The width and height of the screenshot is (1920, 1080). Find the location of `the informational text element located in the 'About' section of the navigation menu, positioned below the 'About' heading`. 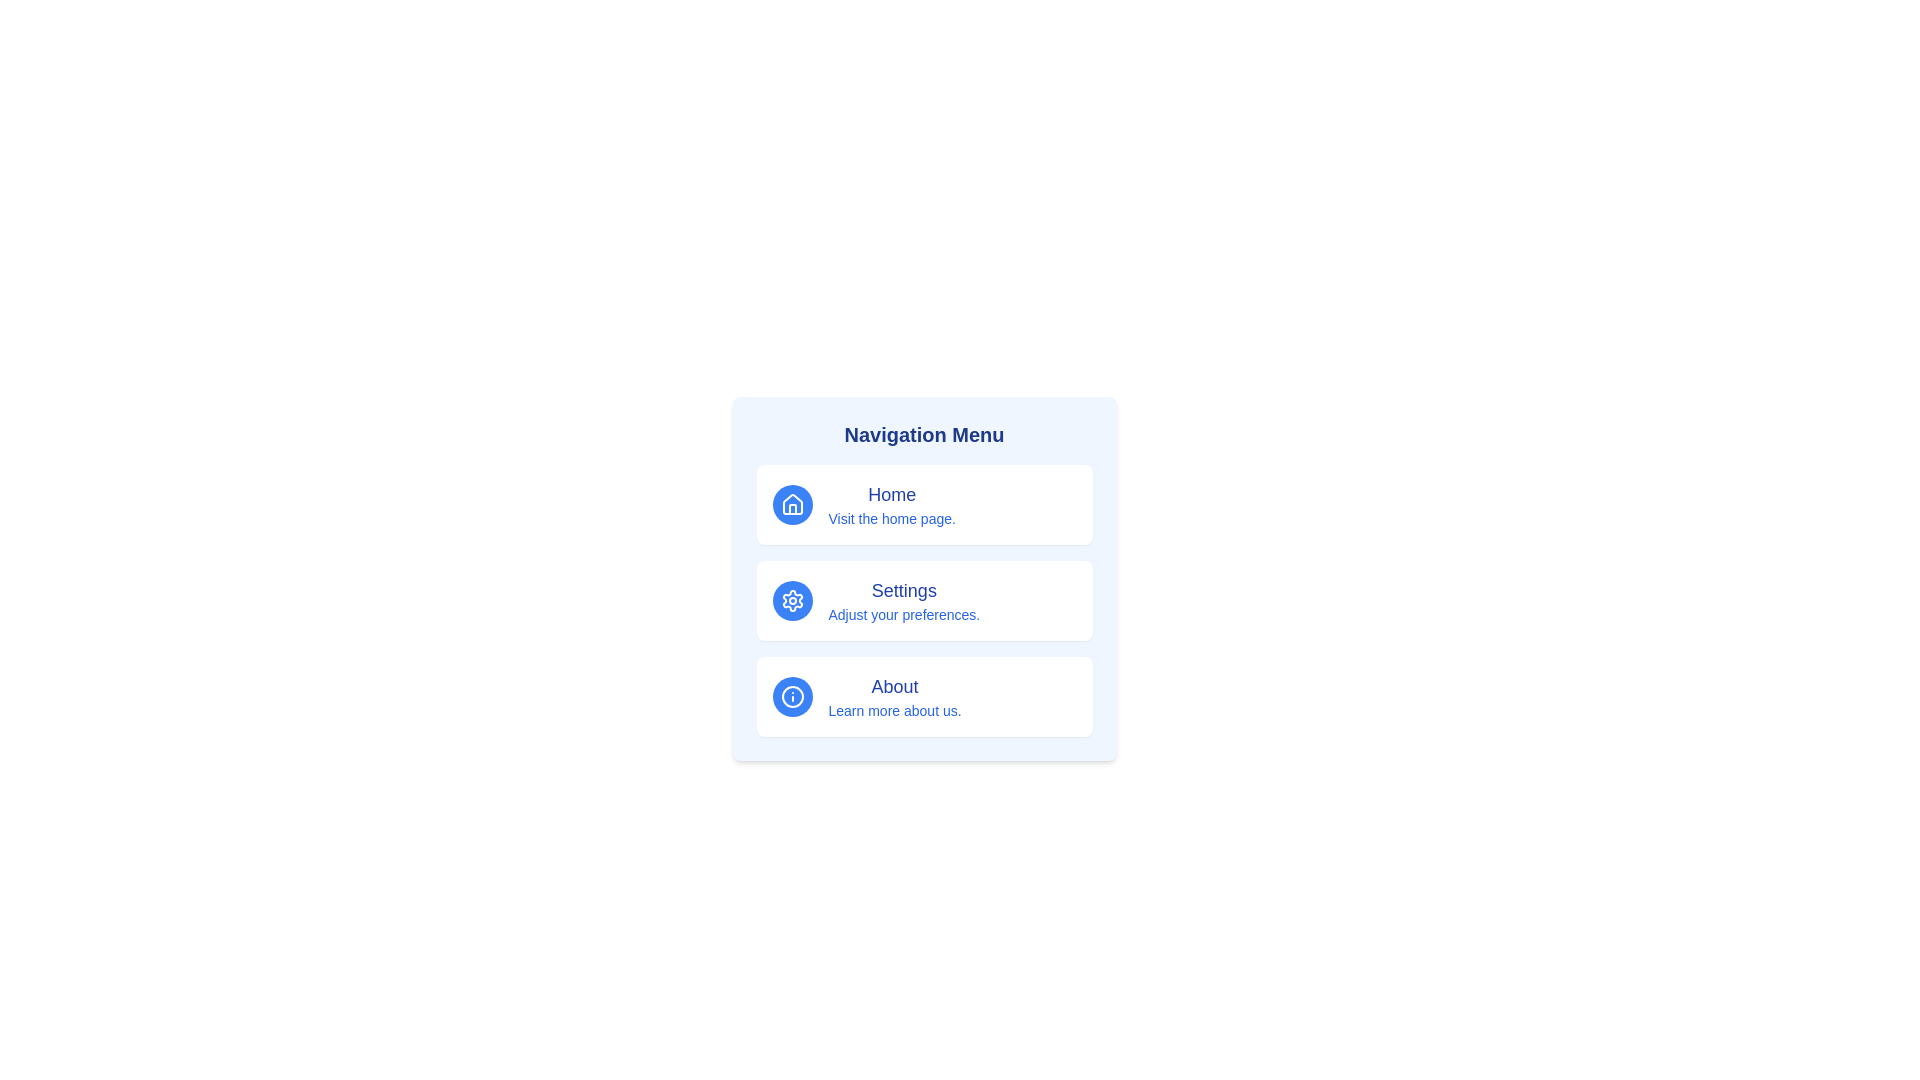

the informational text element located in the 'About' section of the navigation menu, positioned below the 'About' heading is located at coordinates (894, 709).